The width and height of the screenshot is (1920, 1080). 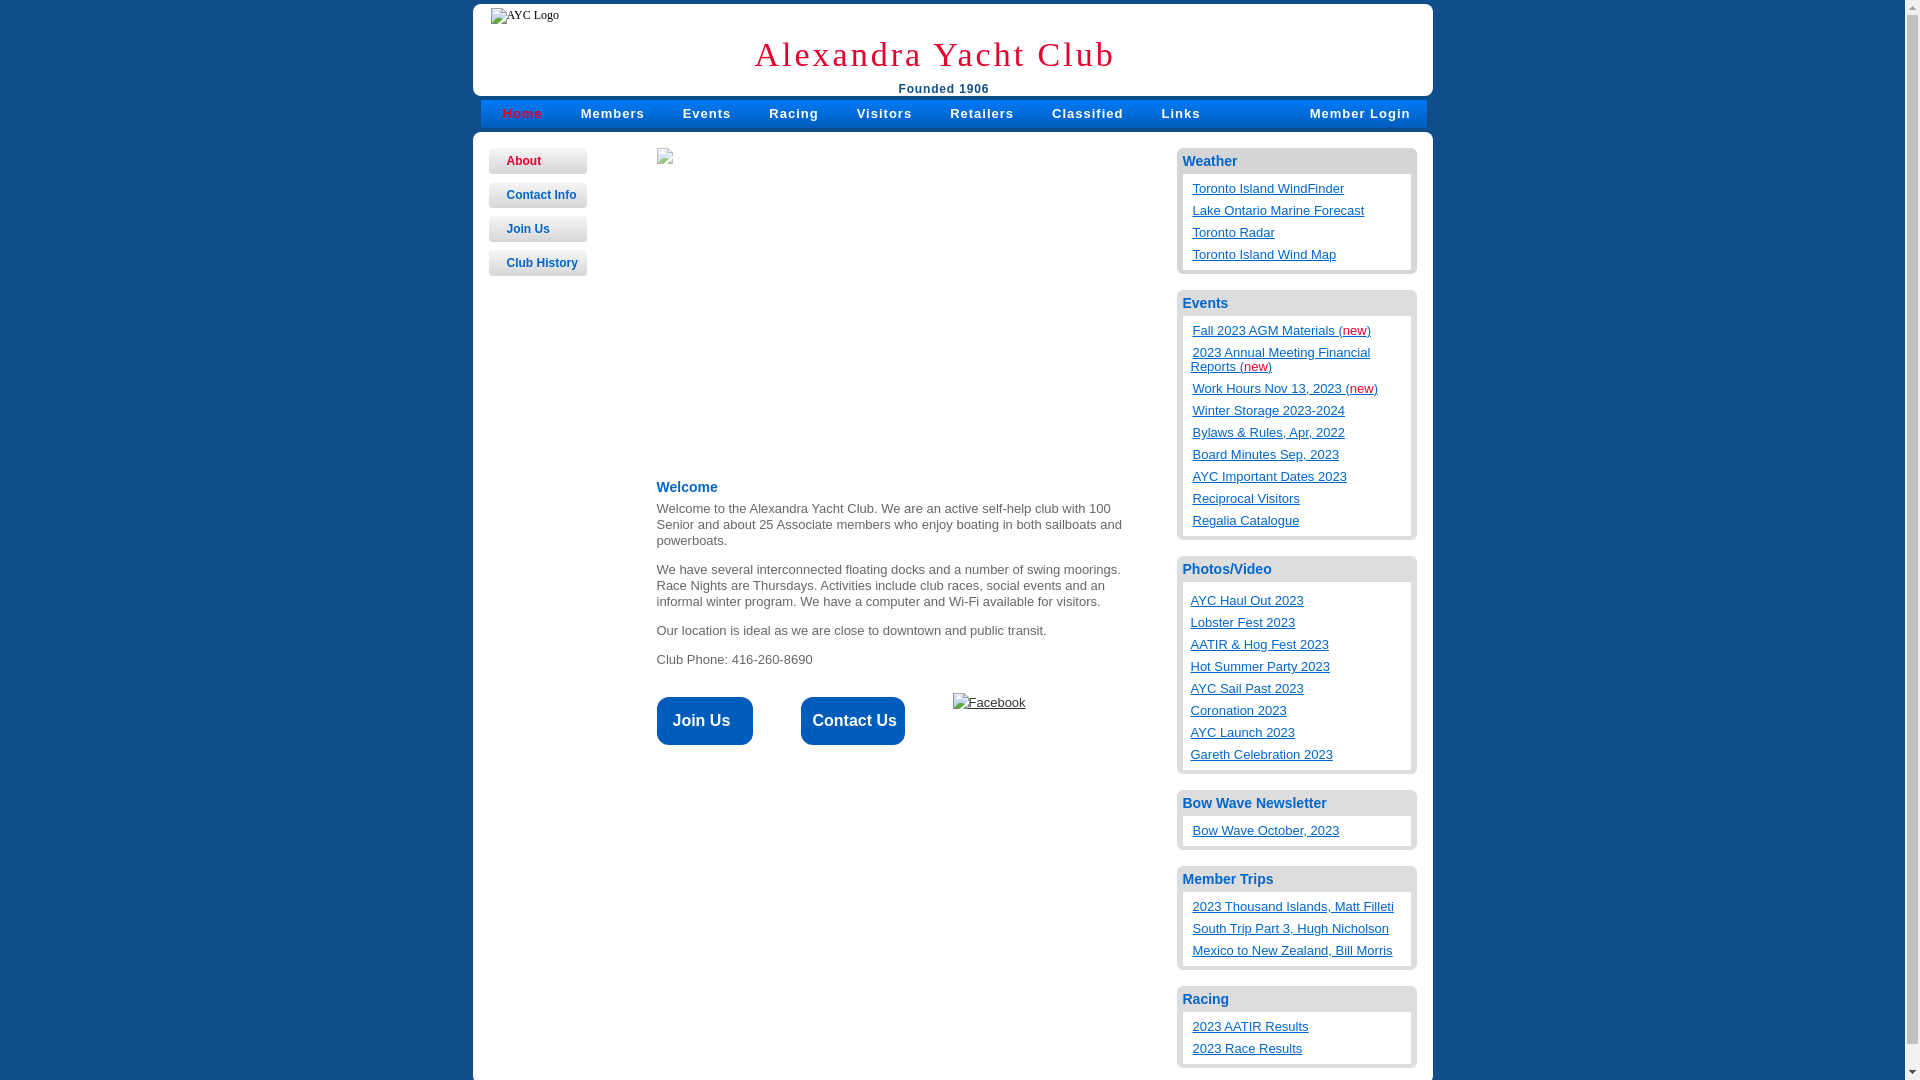 What do you see at coordinates (1300, 249) in the screenshot?
I see `'Toronto Island Wind Map'` at bounding box center [1300, 249].